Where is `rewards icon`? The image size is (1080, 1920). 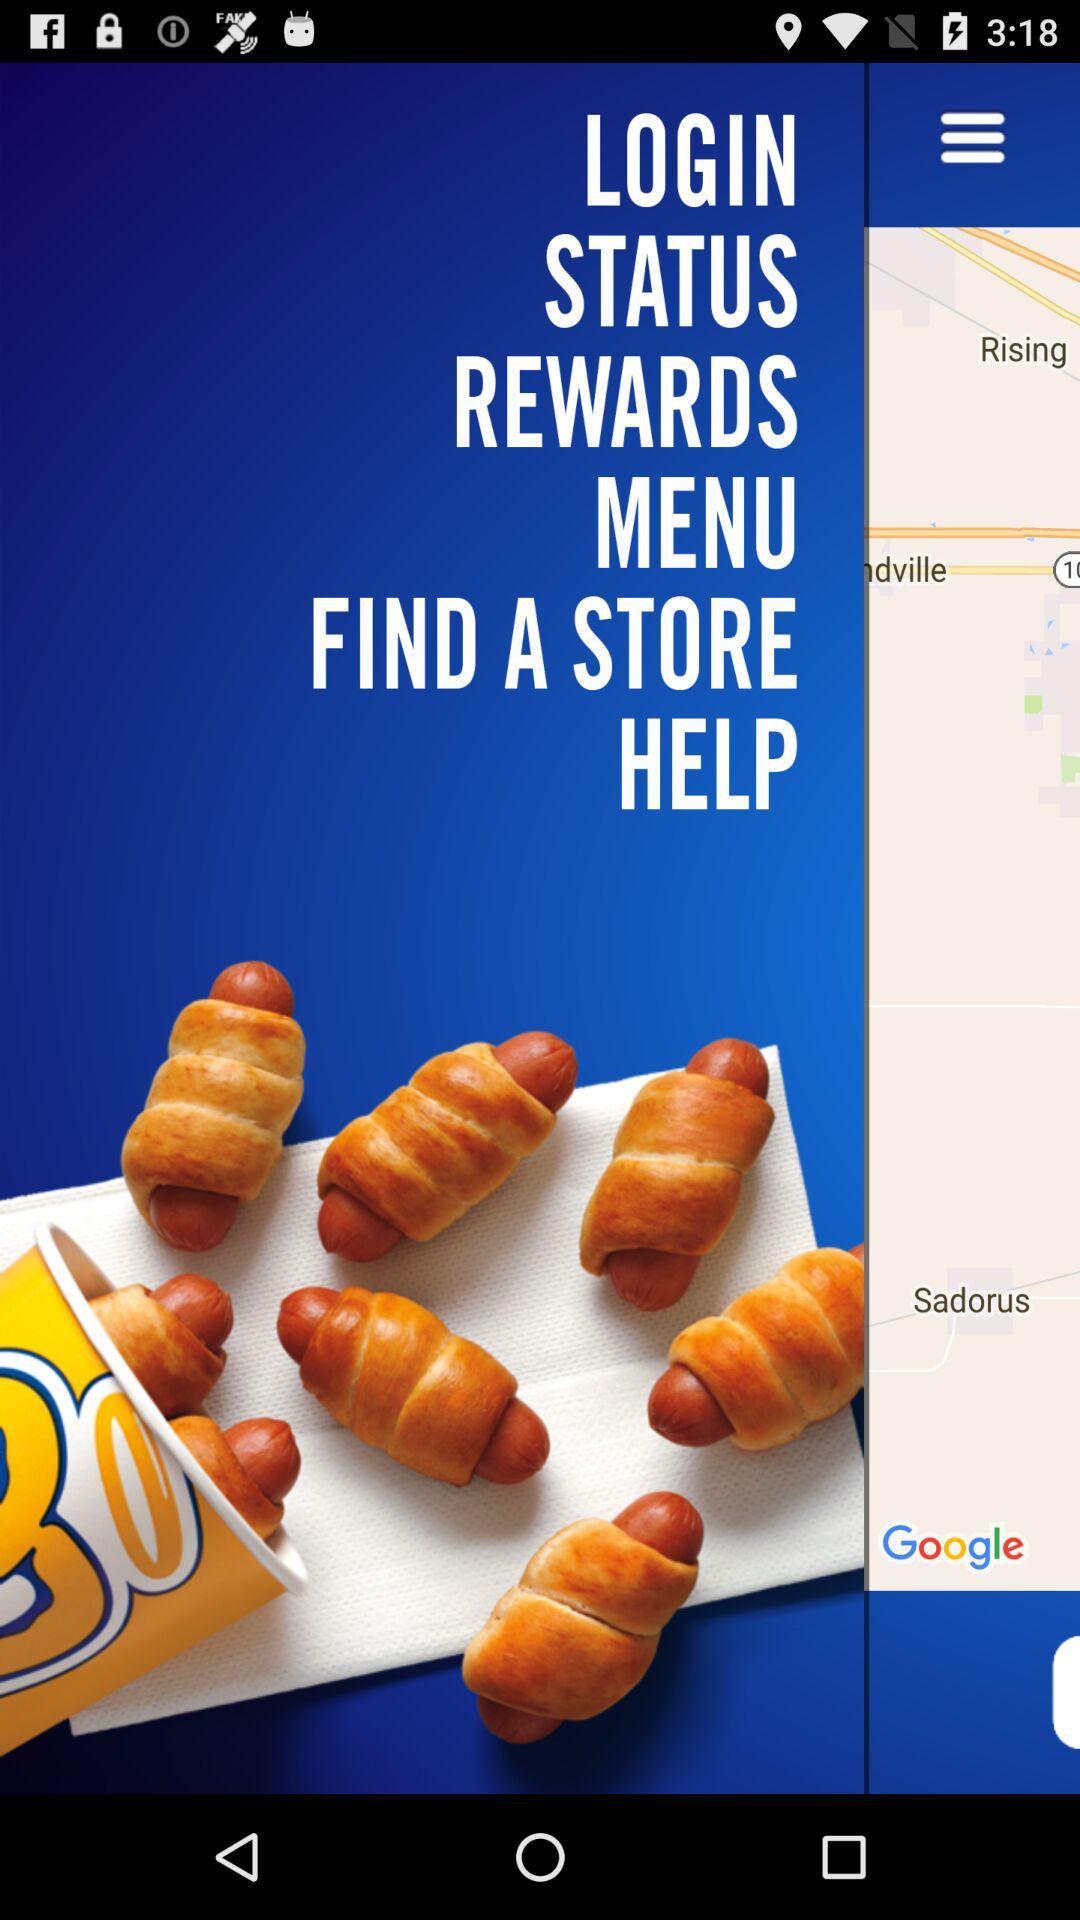
rewards icon is located at coordinates (443, 400).